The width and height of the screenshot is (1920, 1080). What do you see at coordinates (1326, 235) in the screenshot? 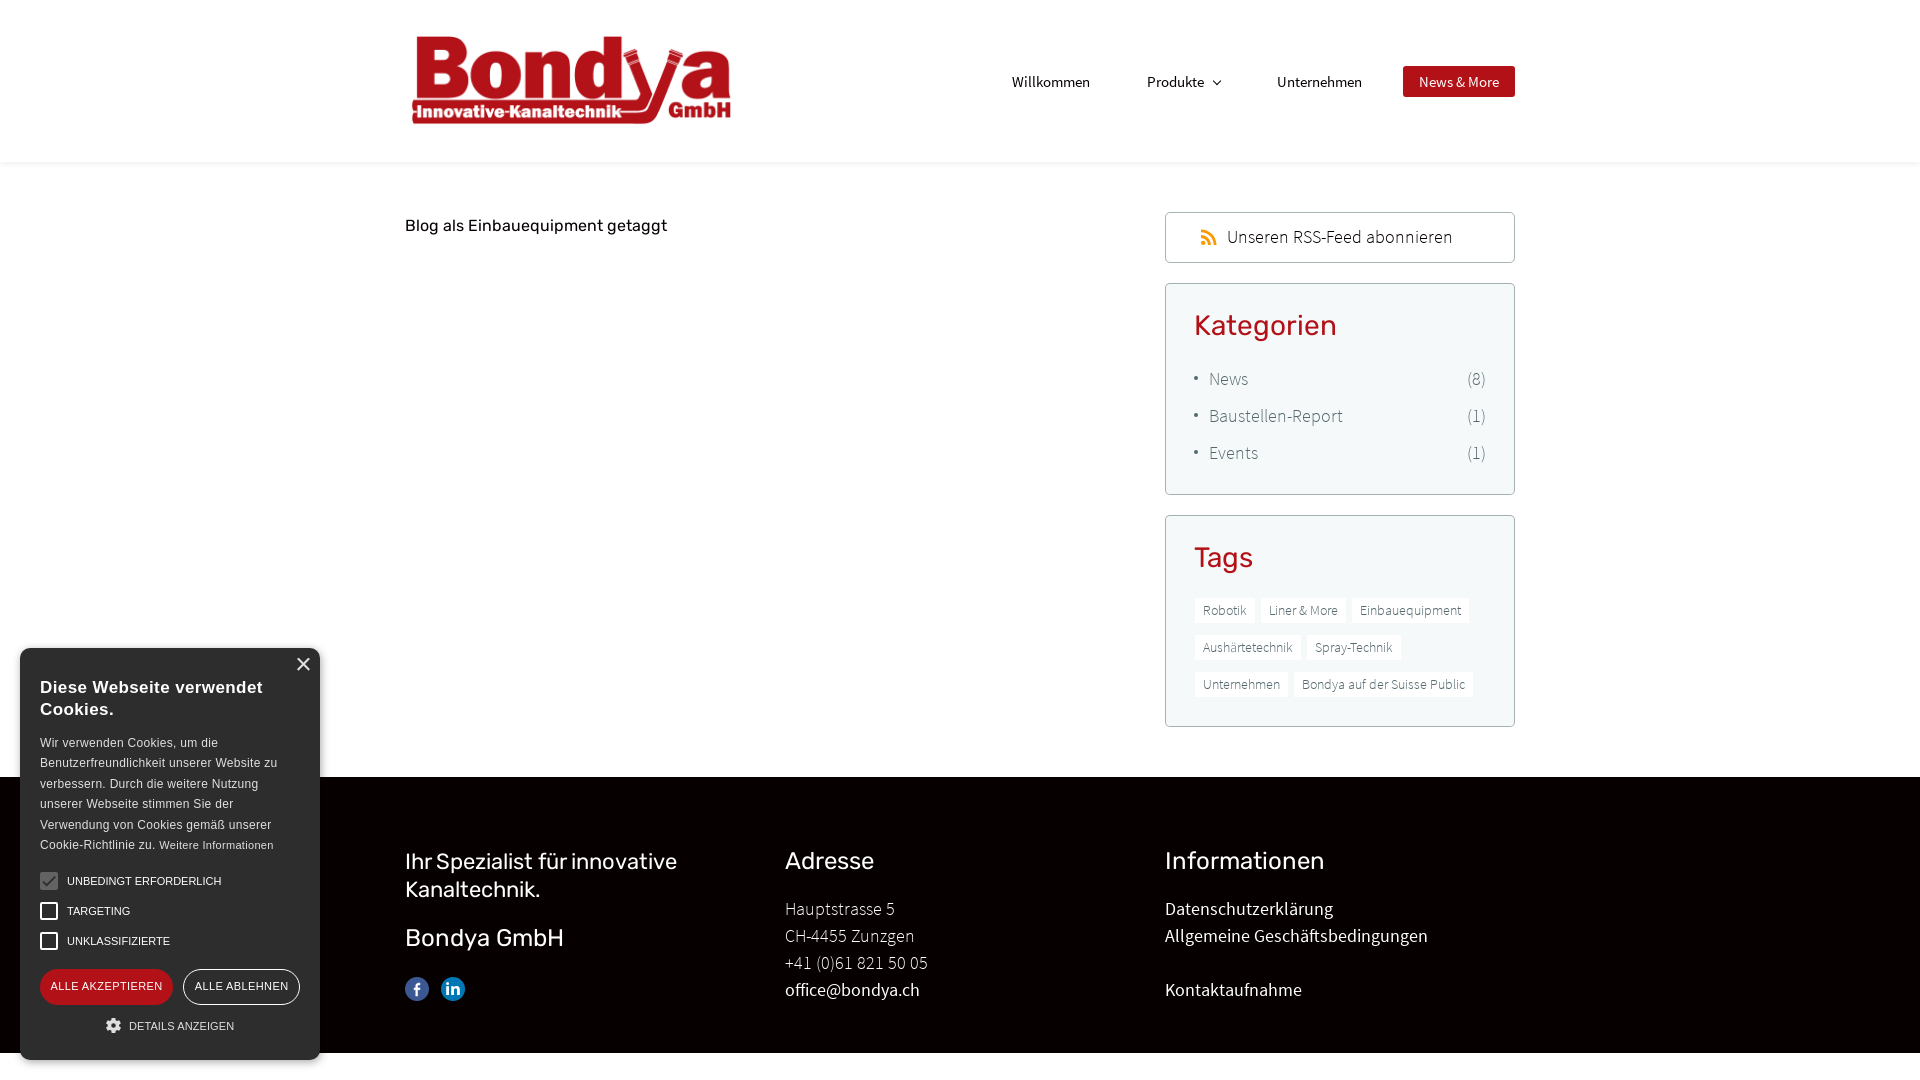
I see `'Unseren RSS-Feed abonnieren'` at bounding box center [1326, 235].